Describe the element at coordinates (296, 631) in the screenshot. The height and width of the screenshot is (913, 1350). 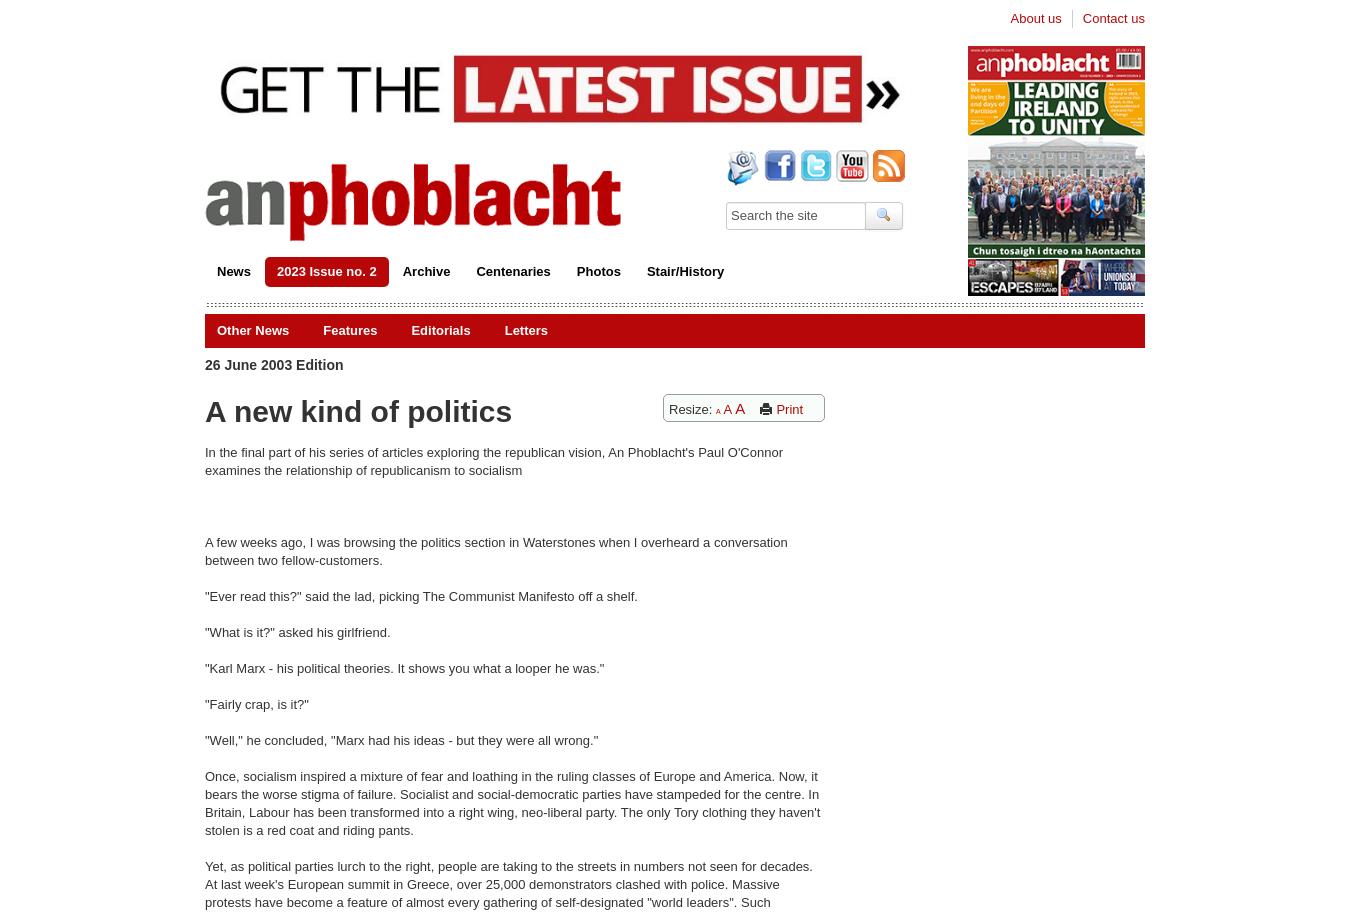
I see `'"What is it?" asked his girlfriend.'` at that location.